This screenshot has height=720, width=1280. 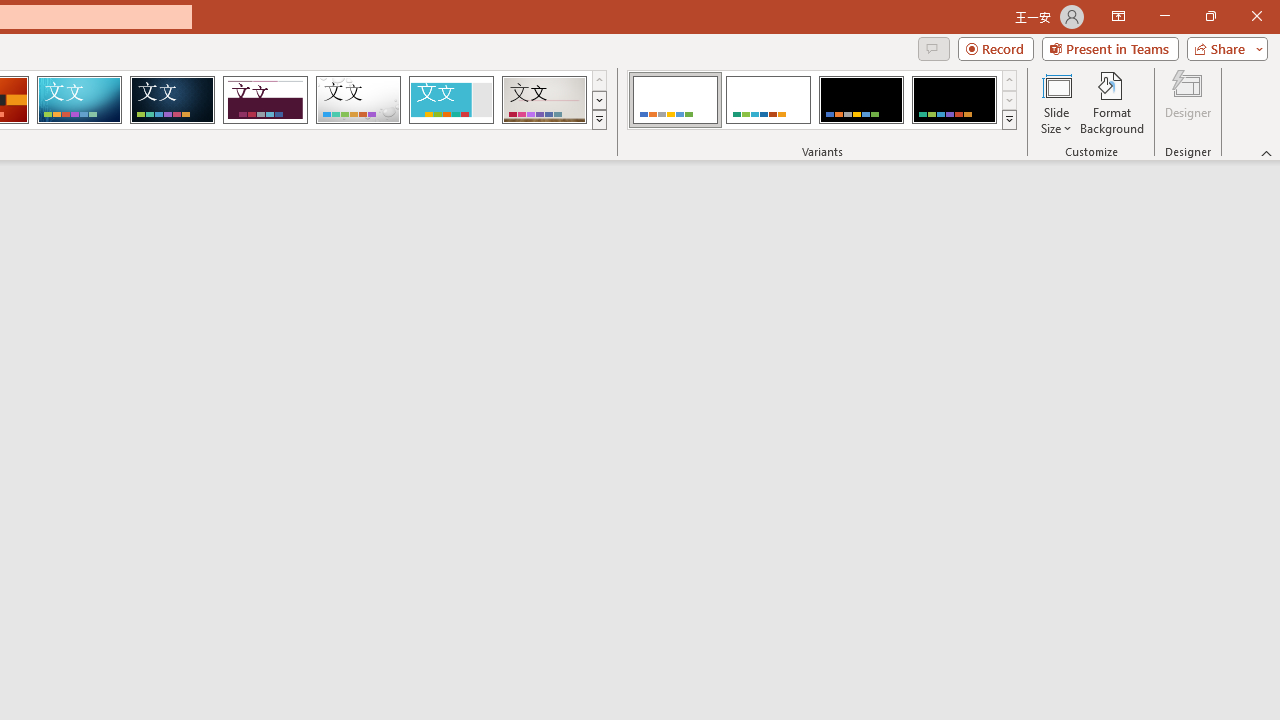 What do you see at coordinates (172, 100) in the screenshot?
I see `'Damask Loading Preview...'` at bounding box center [172, 100].